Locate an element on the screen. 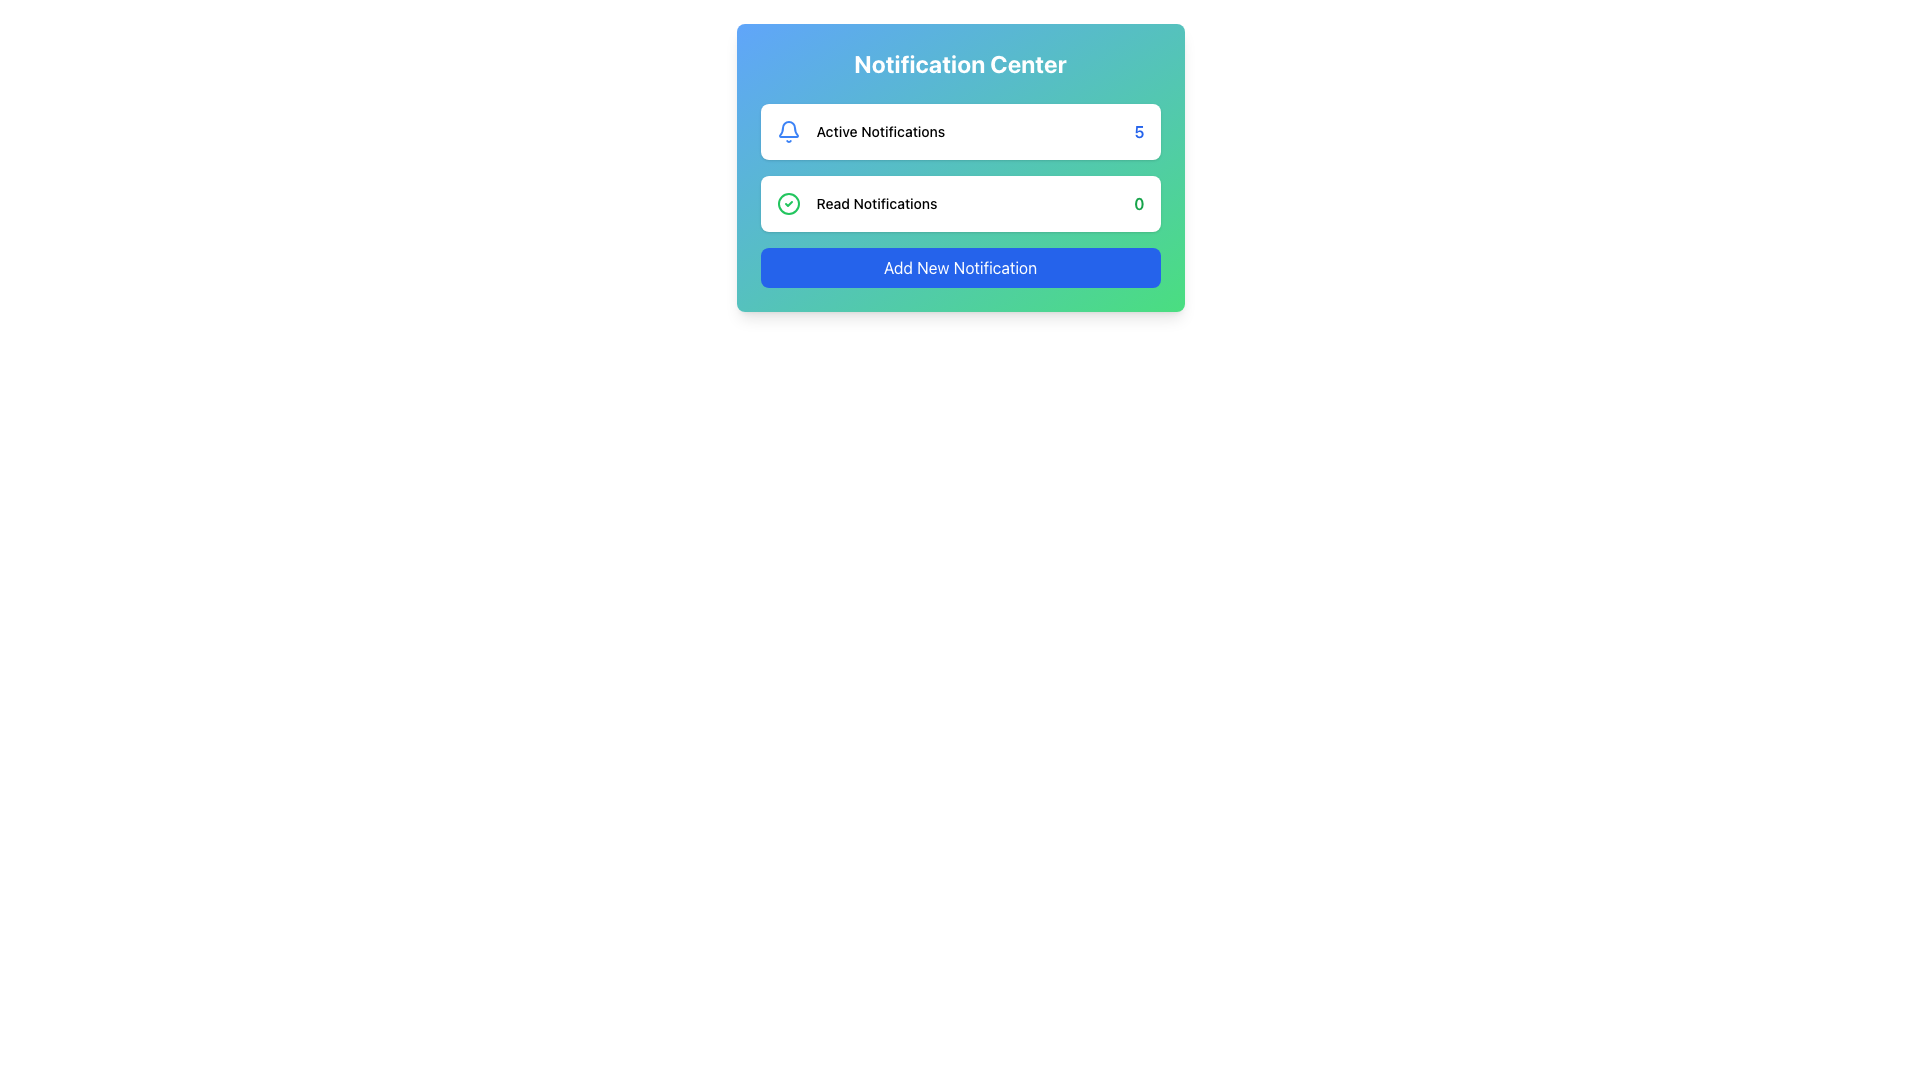 The height and width of the screenshot is (1080, 1920). the static text header element that serves as the title for the interface section, positioned at the top-center of the panel is located at coordinates (960, 63).